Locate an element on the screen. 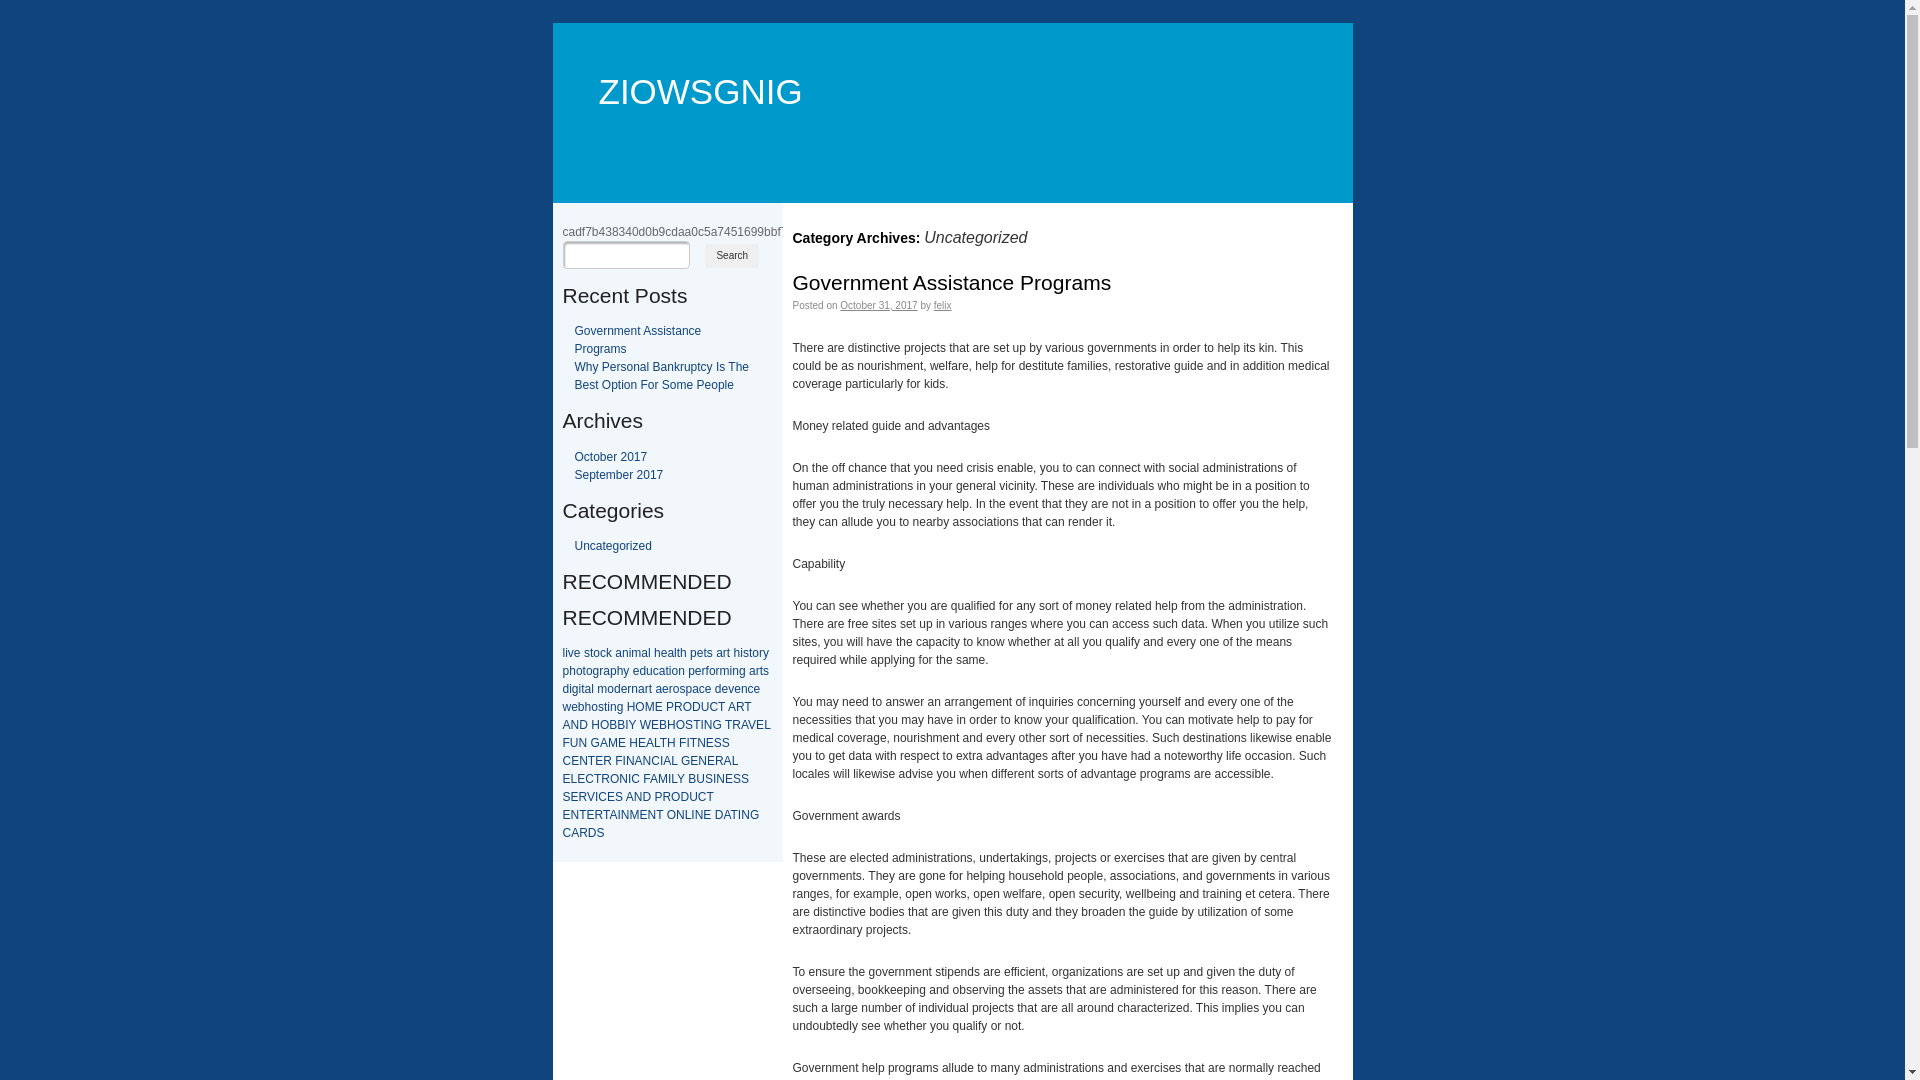  'T' is located at coordinates (659, 814).